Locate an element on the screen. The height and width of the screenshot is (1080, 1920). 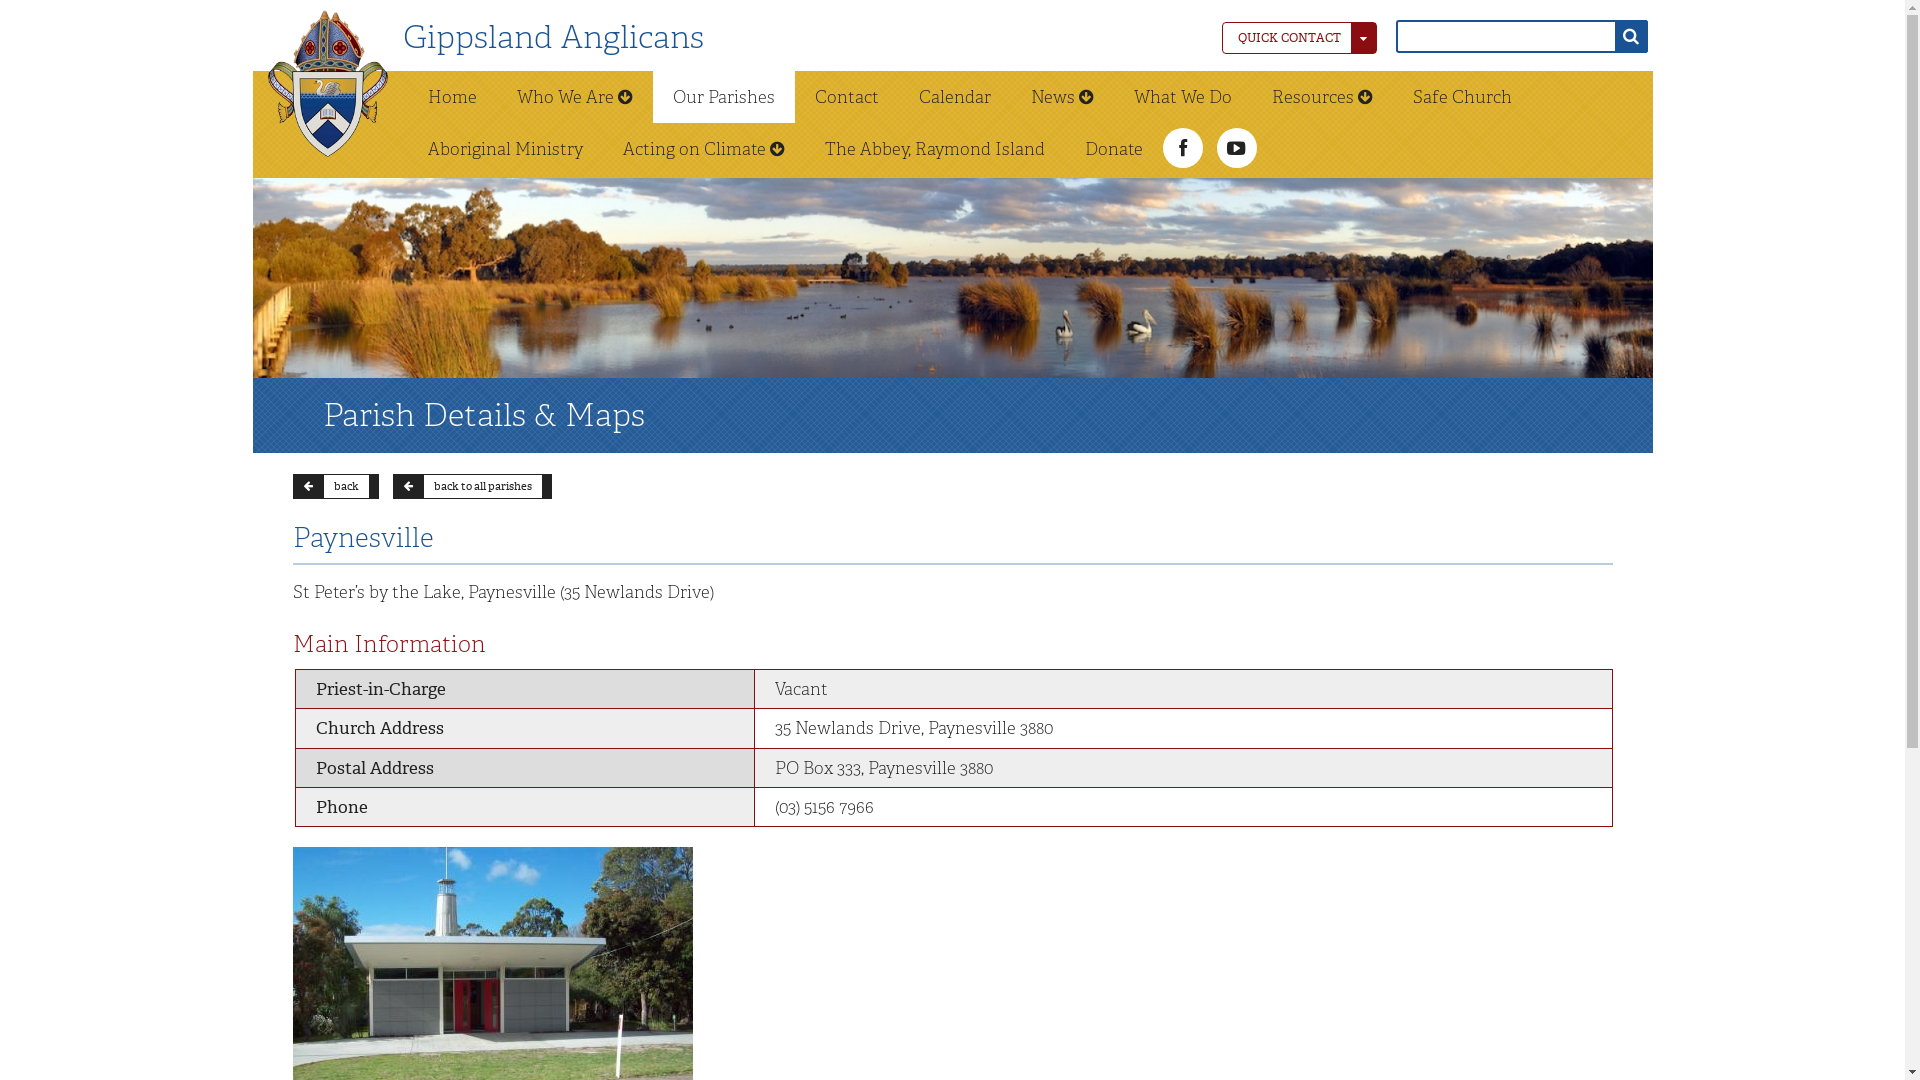
'Safe Church' is located at coordinates (1461, 96).